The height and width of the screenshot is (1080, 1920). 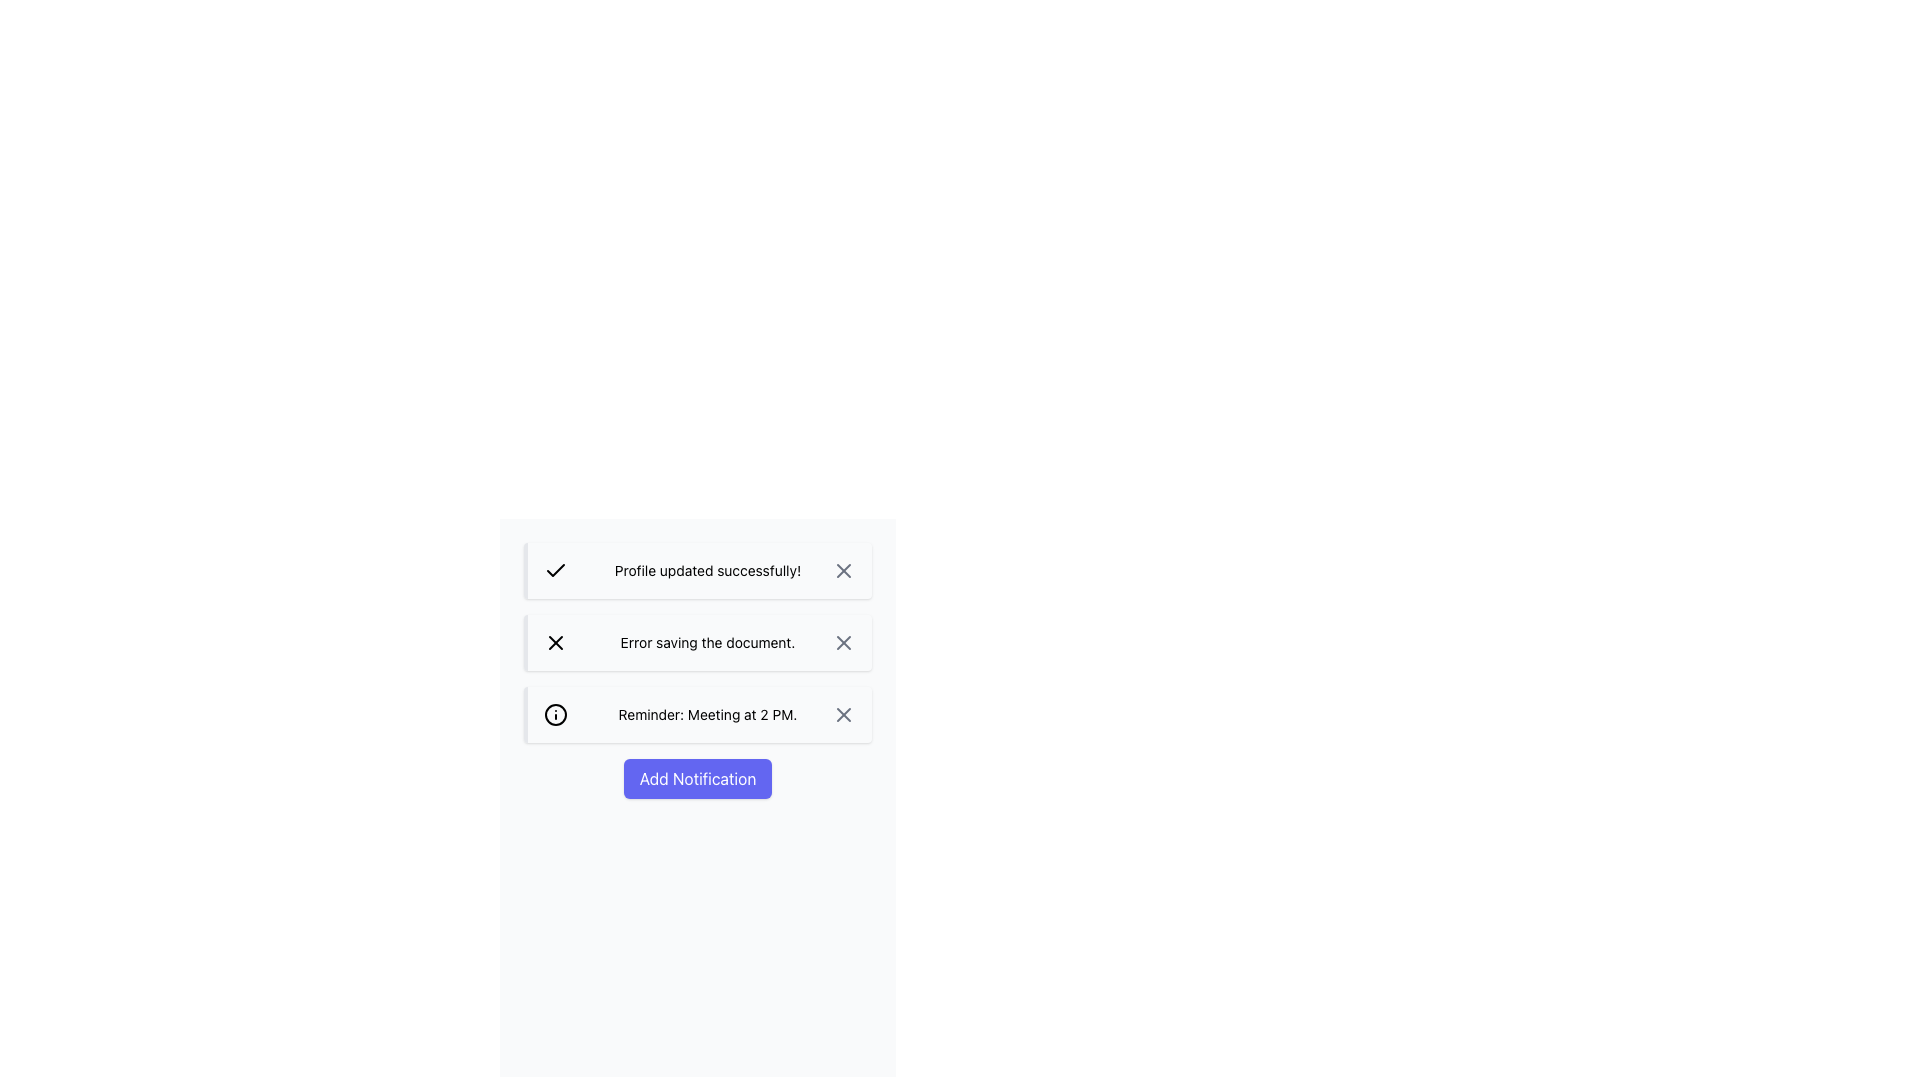 What do you see at coordinates (844, 713) in the screenshot?
I see `the dismiss button located on the far-right of the notification box` at bounding box center [844, 713].